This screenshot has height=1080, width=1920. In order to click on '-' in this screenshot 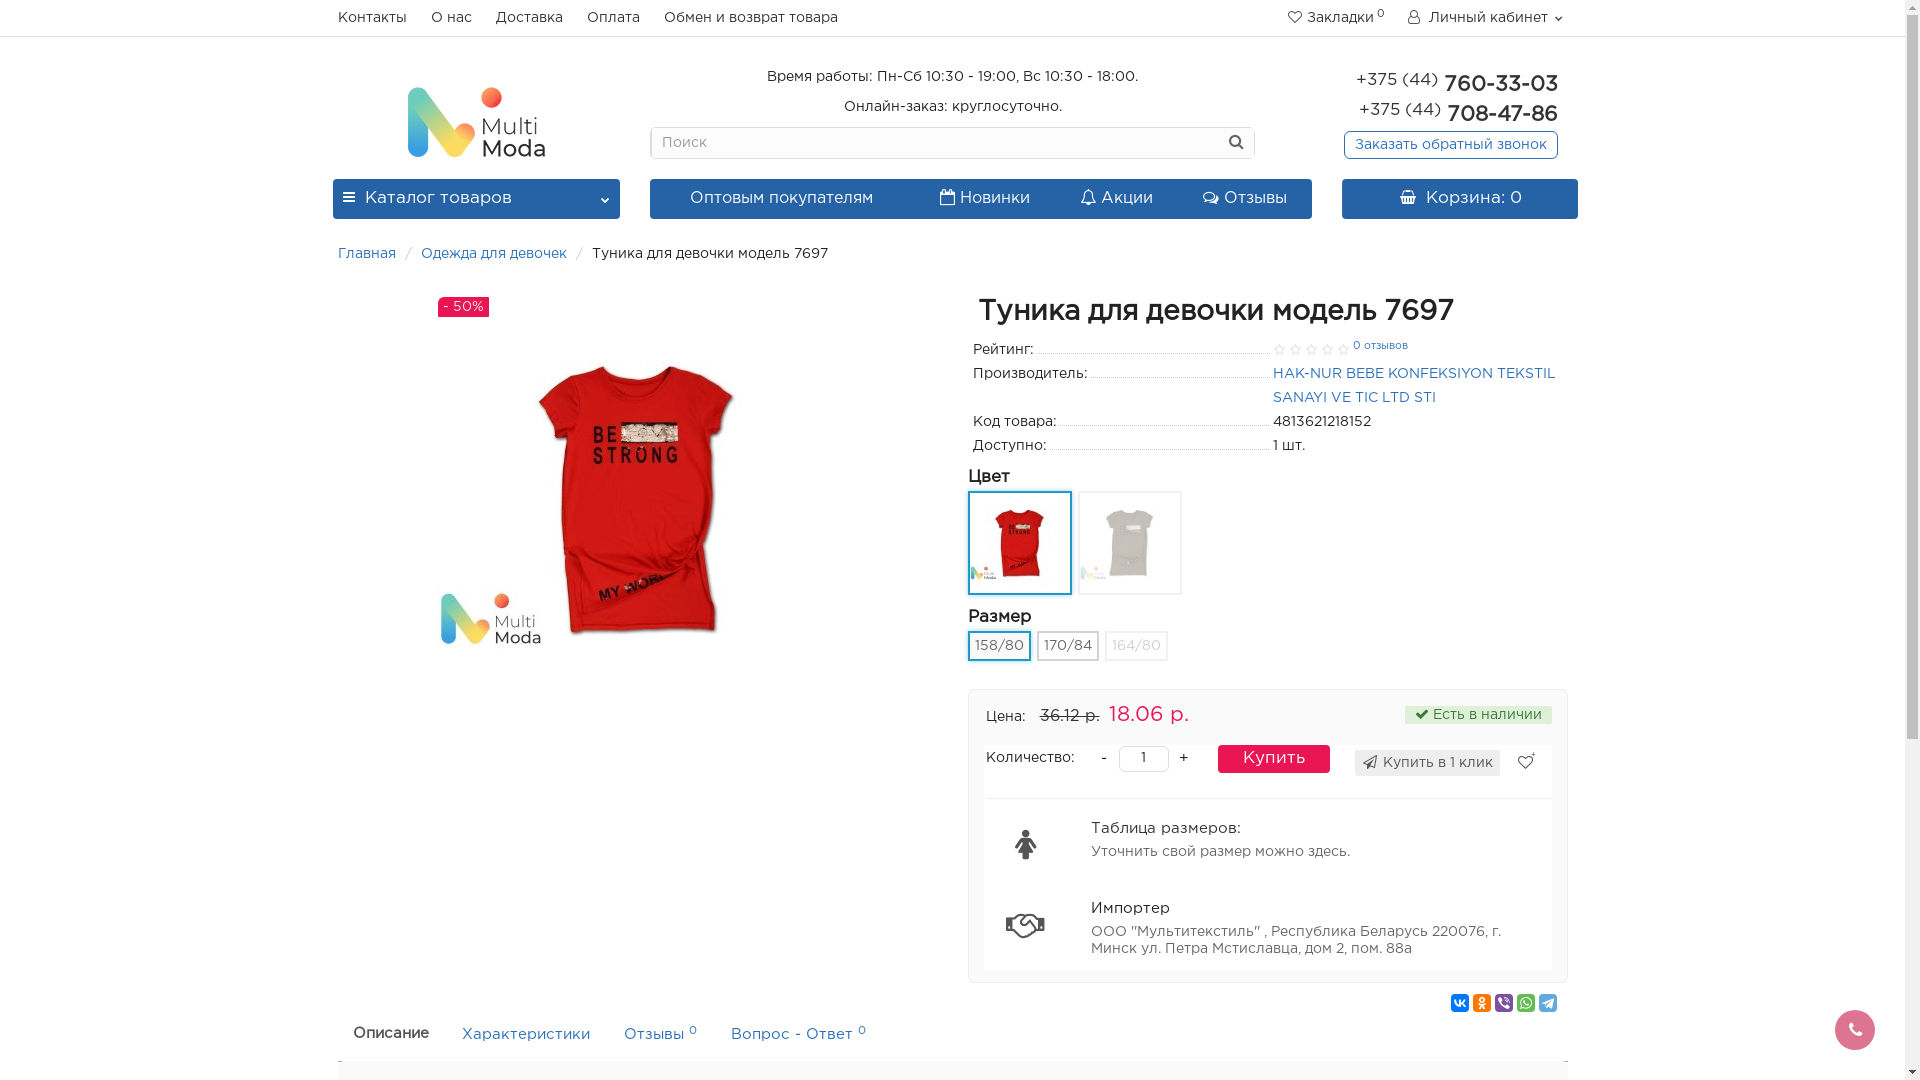, I will do `click(1102, 759)`.